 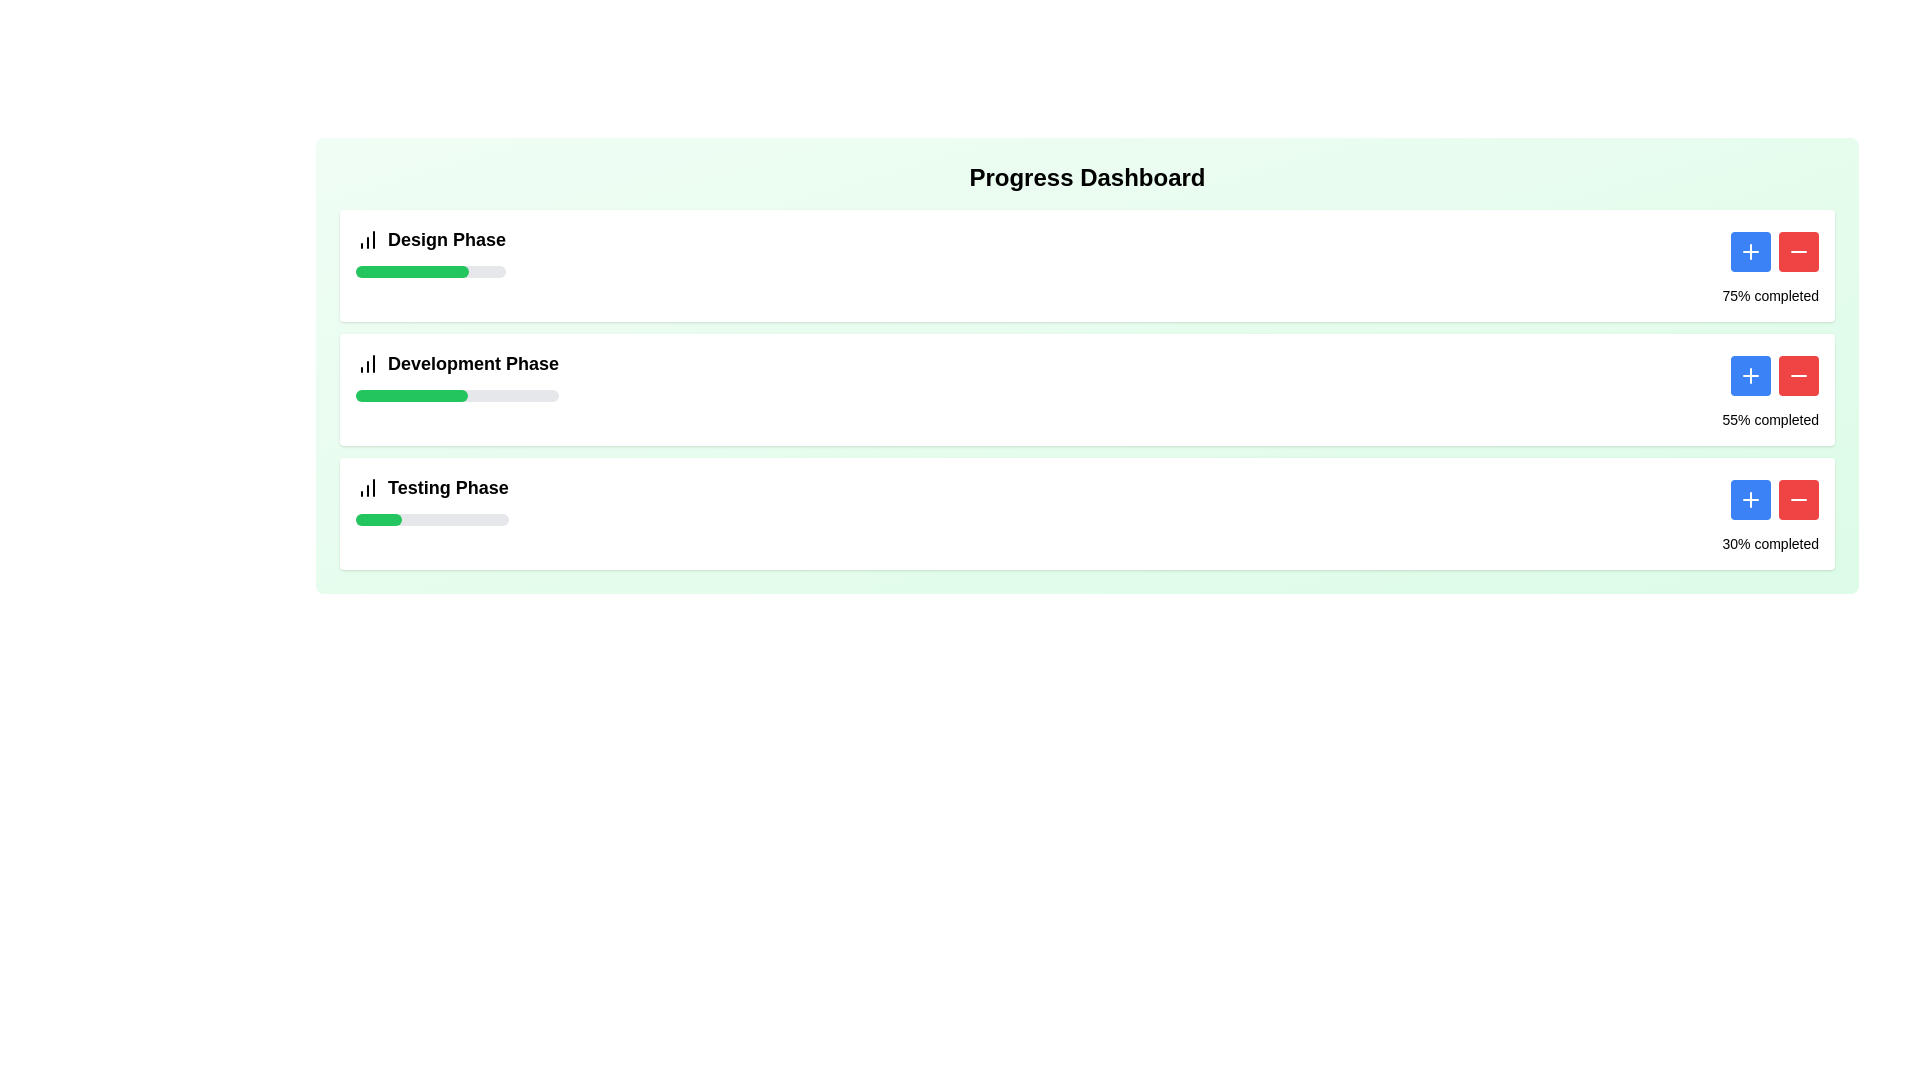 I want to click on the decrement icon button located in the bottom-right corner of the 'Testing Phase' section, so click(x=1799, y=499).